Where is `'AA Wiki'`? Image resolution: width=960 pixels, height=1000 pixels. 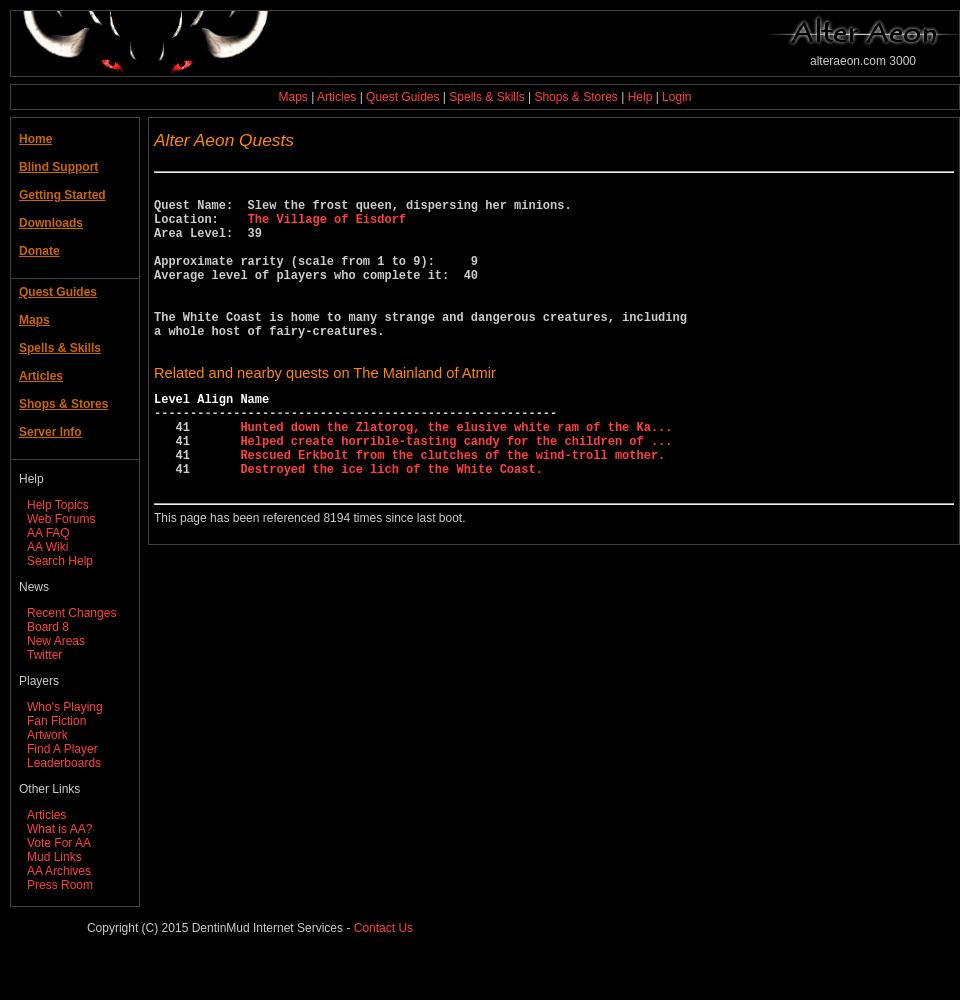 'AA Wiki' is located at coordinates (46, 547).